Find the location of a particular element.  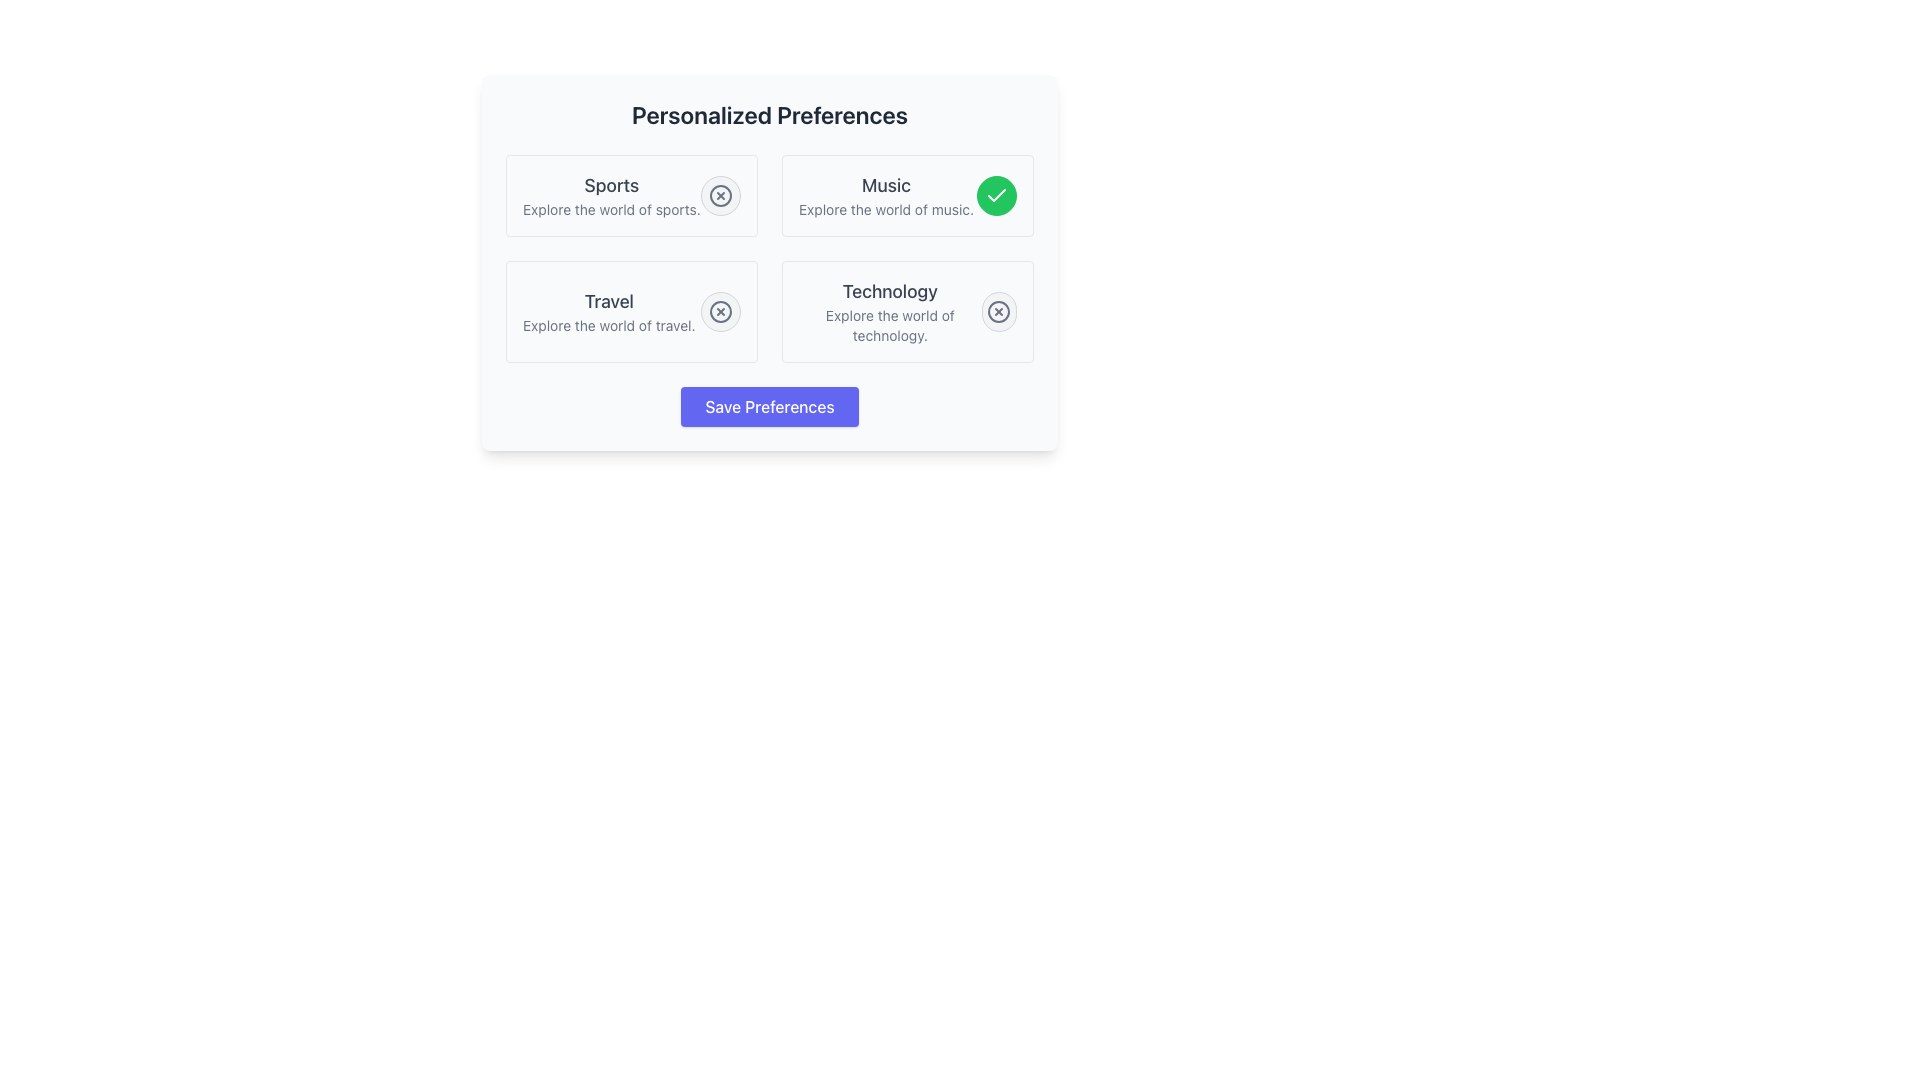

the checkmark icon within the green circular selection indicator to interact with the 'Music' preference option is located at coordinates (997, 195).